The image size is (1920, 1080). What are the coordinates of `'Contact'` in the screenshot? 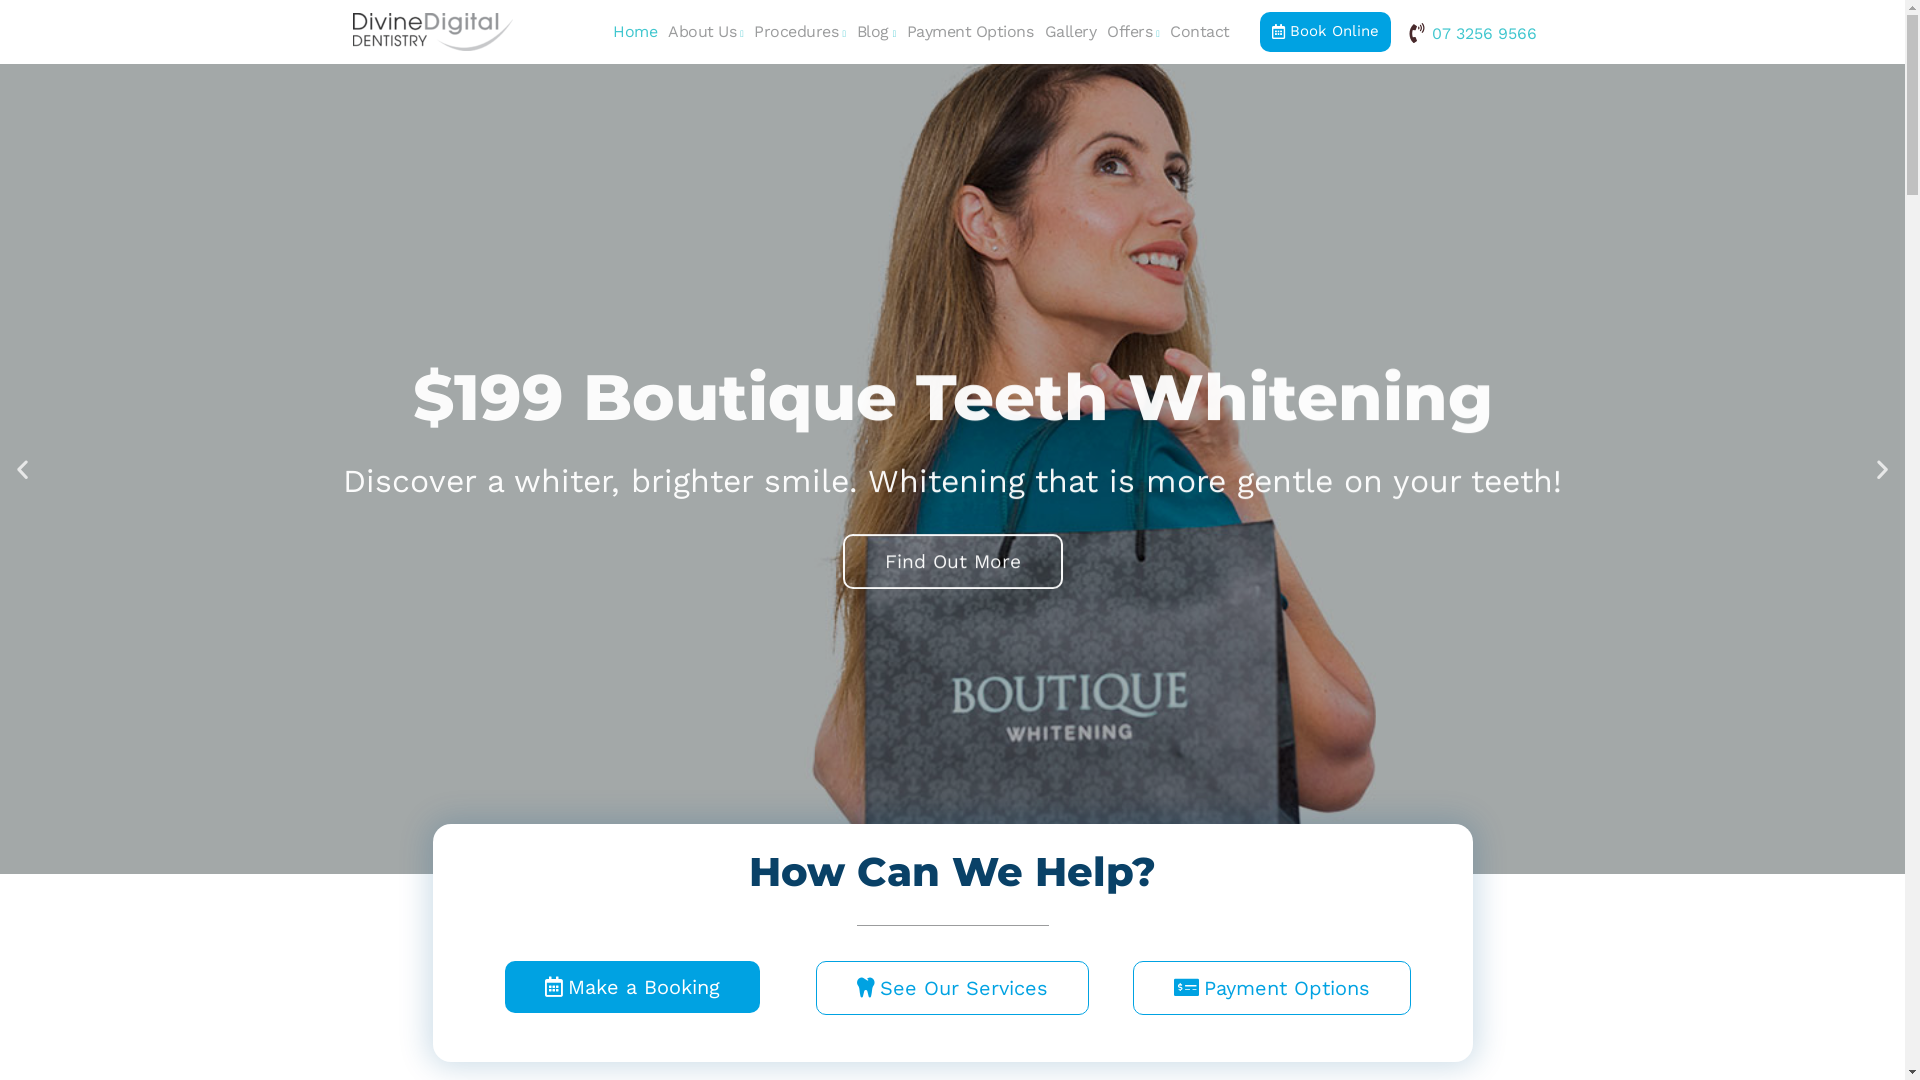 It's located at (1200, 31).